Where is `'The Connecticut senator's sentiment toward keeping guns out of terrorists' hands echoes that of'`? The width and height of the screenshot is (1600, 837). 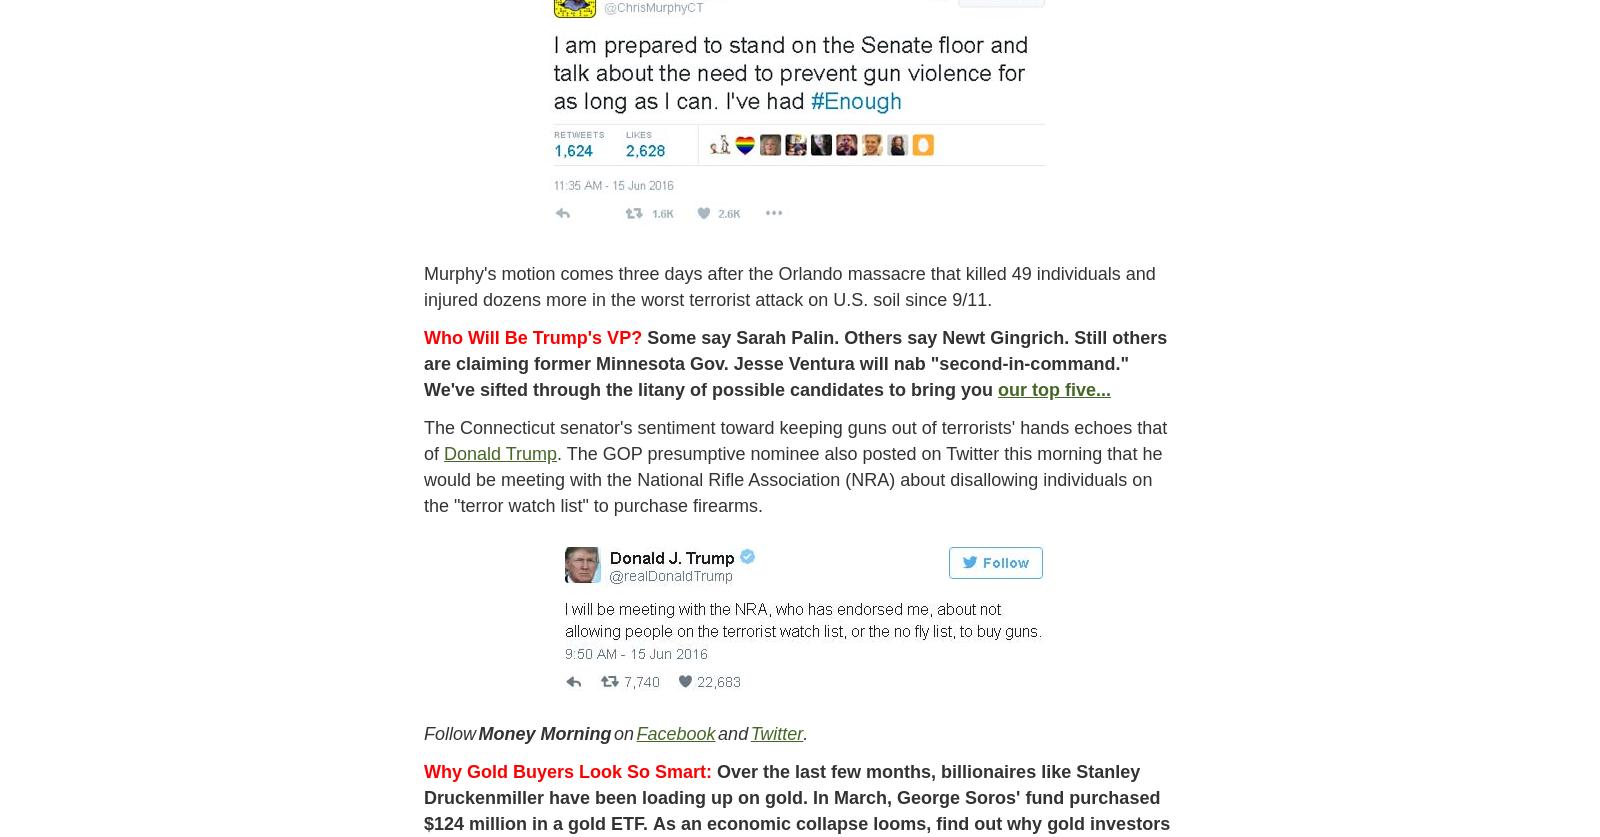
'The Connecticut senator's sentiment toward keeping guns out of terrorists' hands echoes that of' is located at coordinates (795, 439).